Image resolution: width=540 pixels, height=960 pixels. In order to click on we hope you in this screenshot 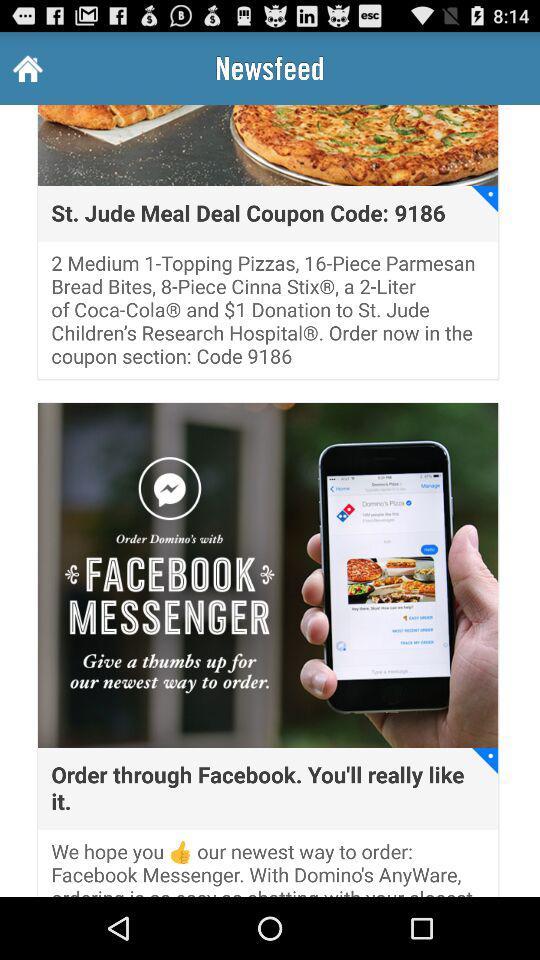, I will do `click(268, 867)`.